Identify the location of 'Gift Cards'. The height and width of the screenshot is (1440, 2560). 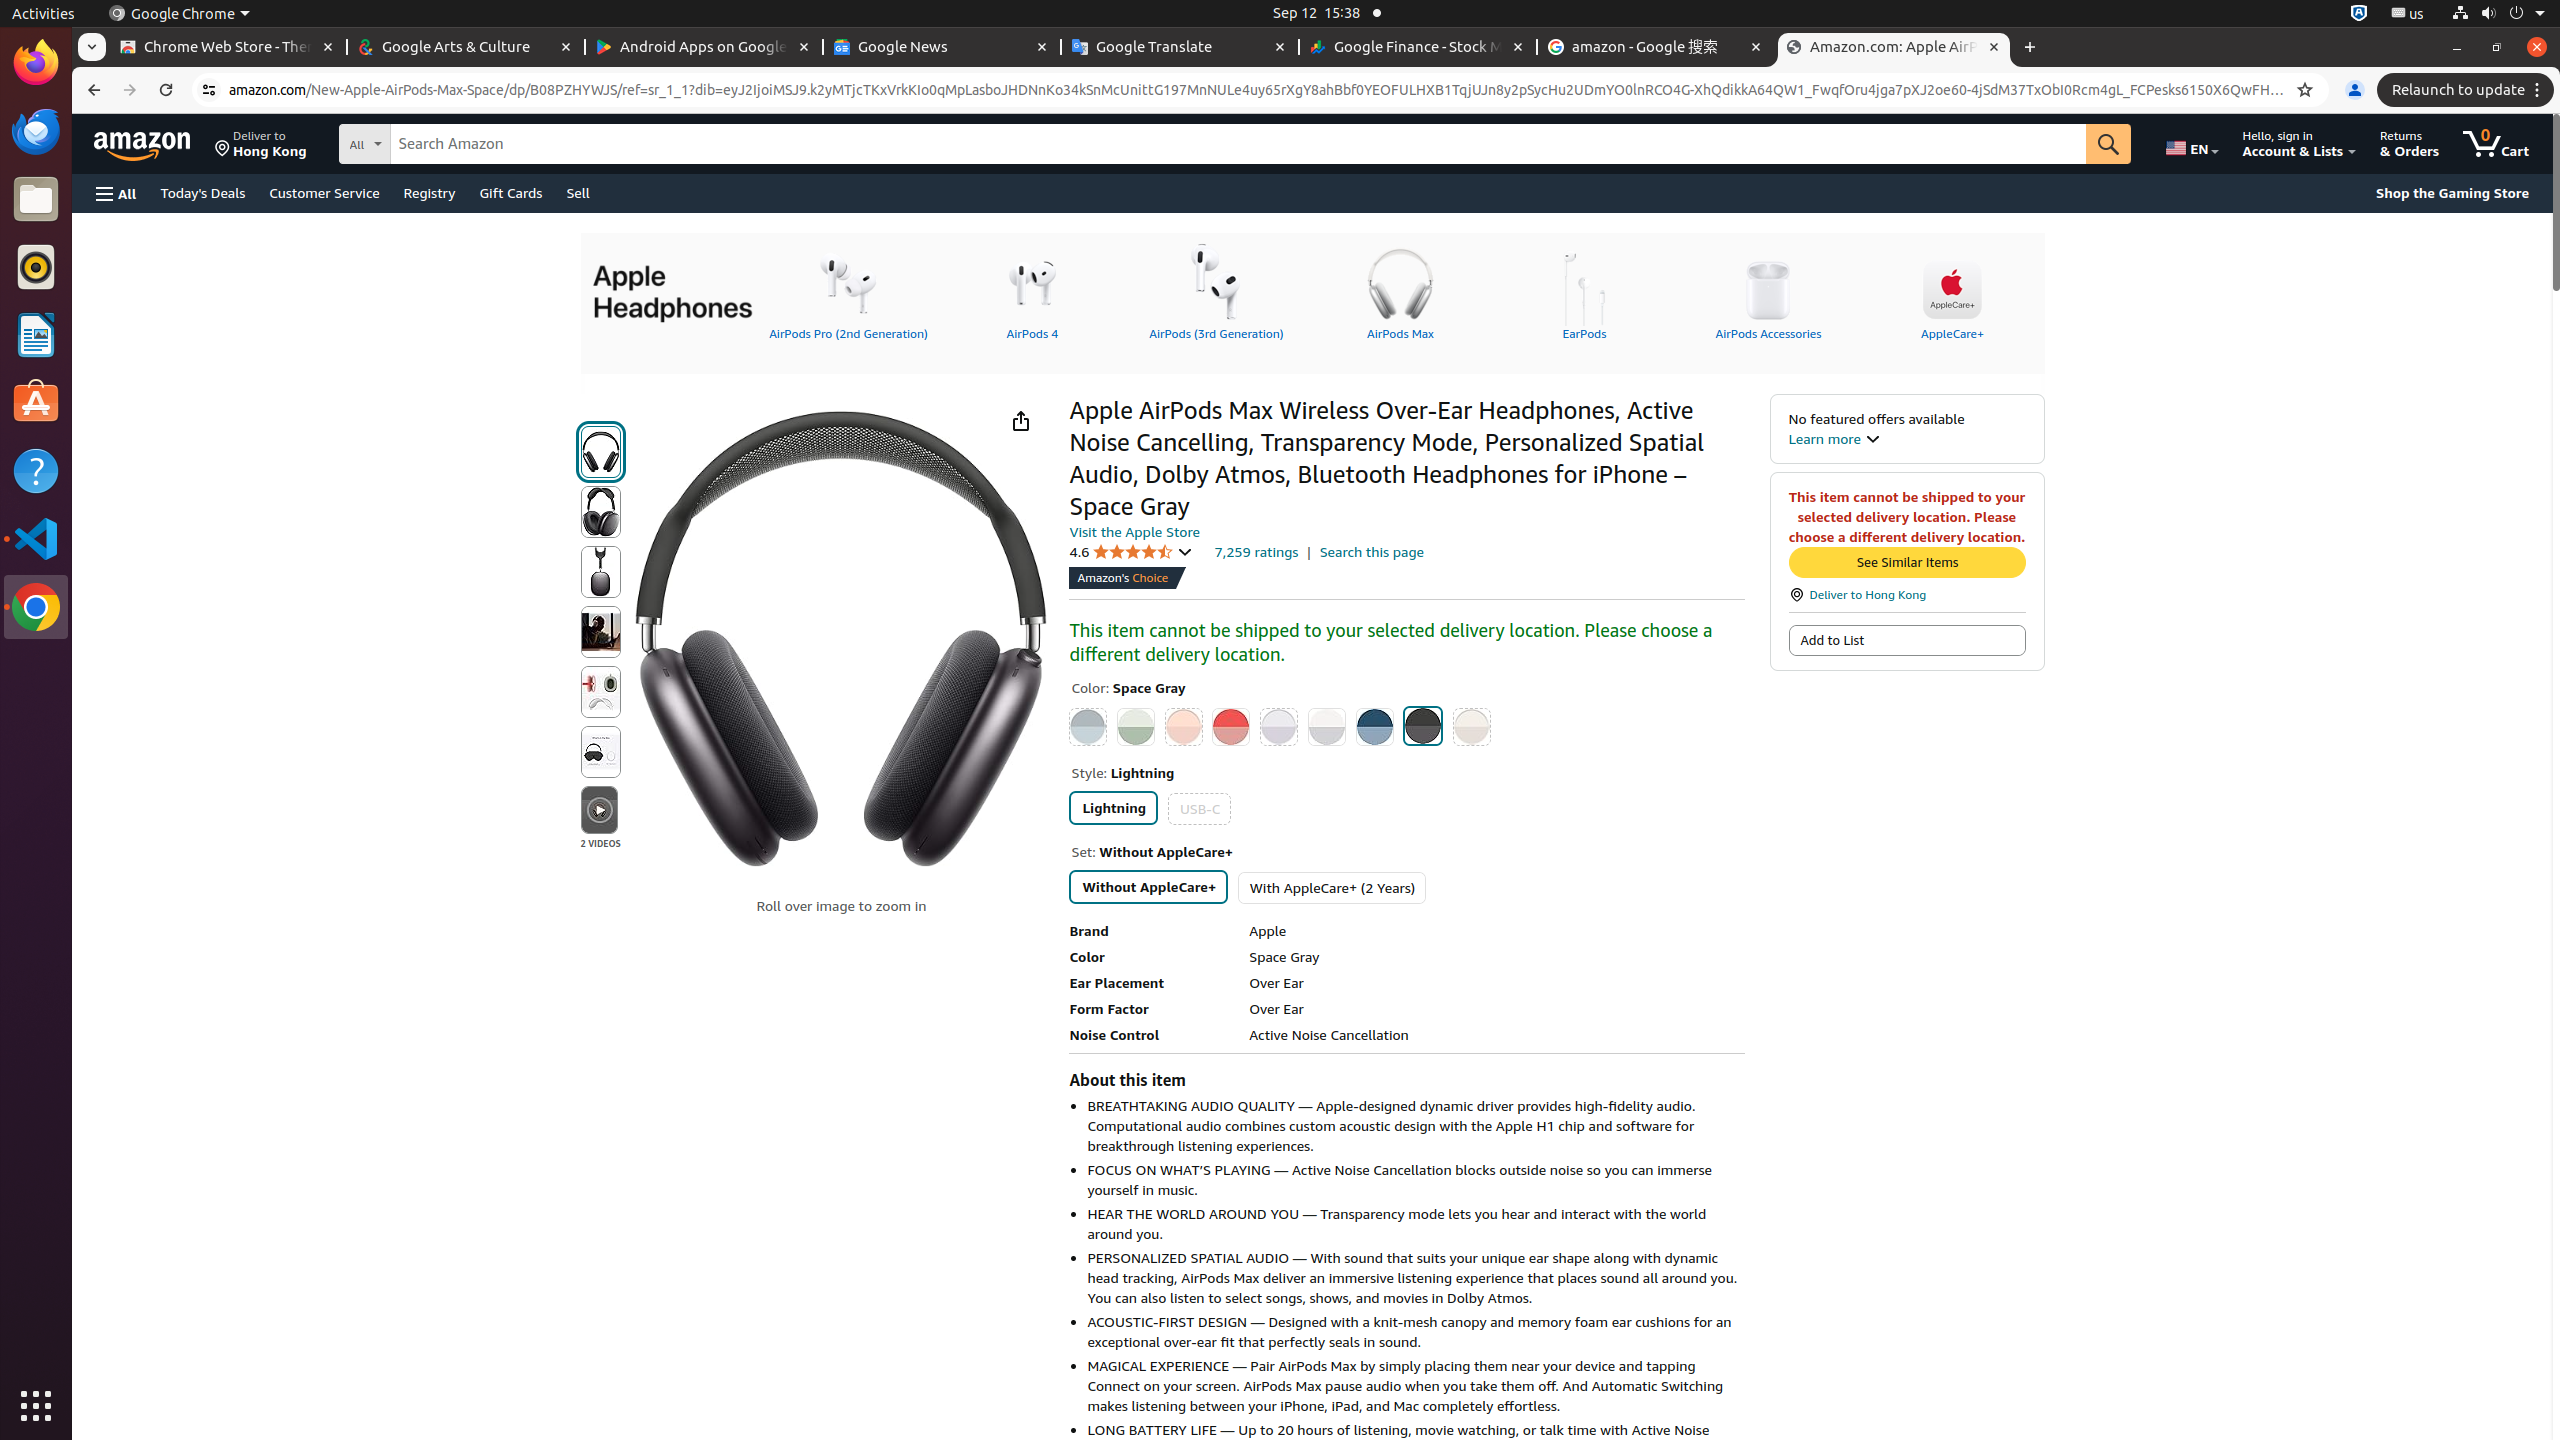
(509, 191).